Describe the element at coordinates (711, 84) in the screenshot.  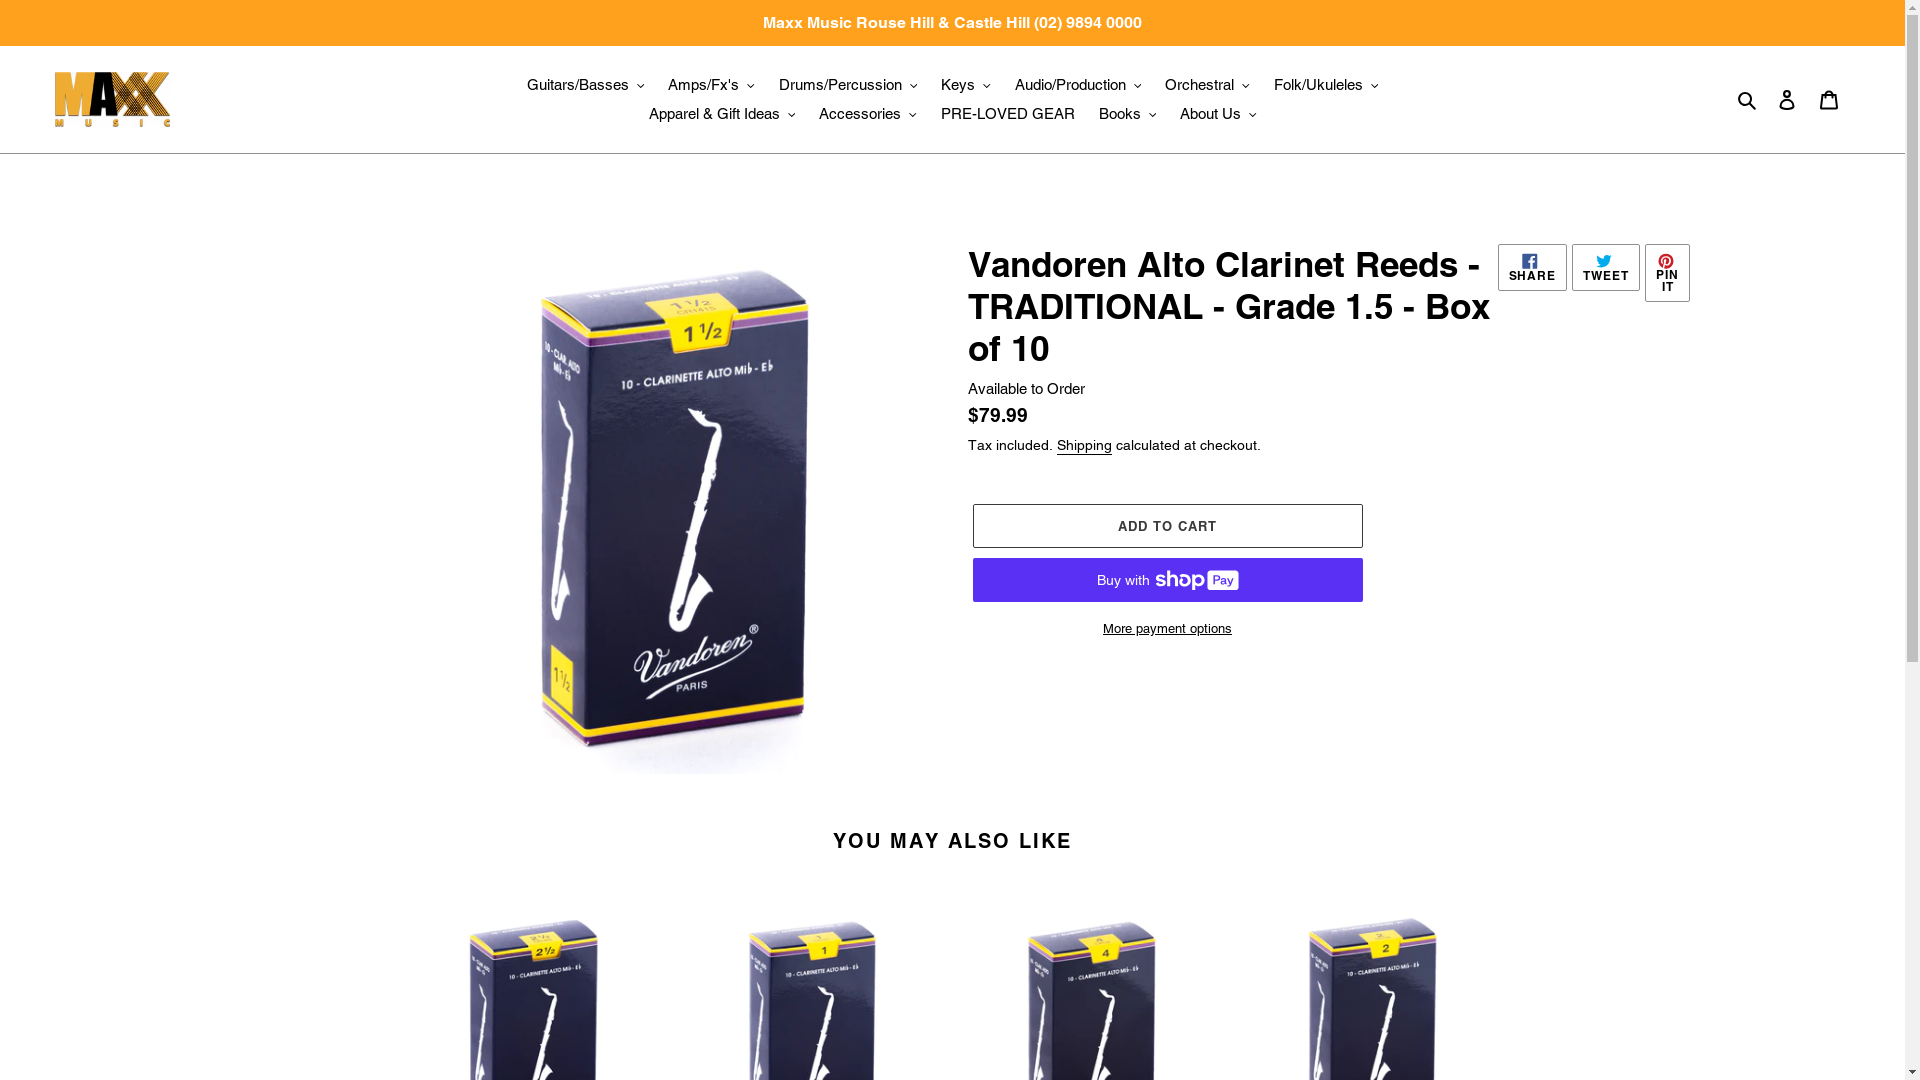
I see `'Amps/Fx's'` at that location.